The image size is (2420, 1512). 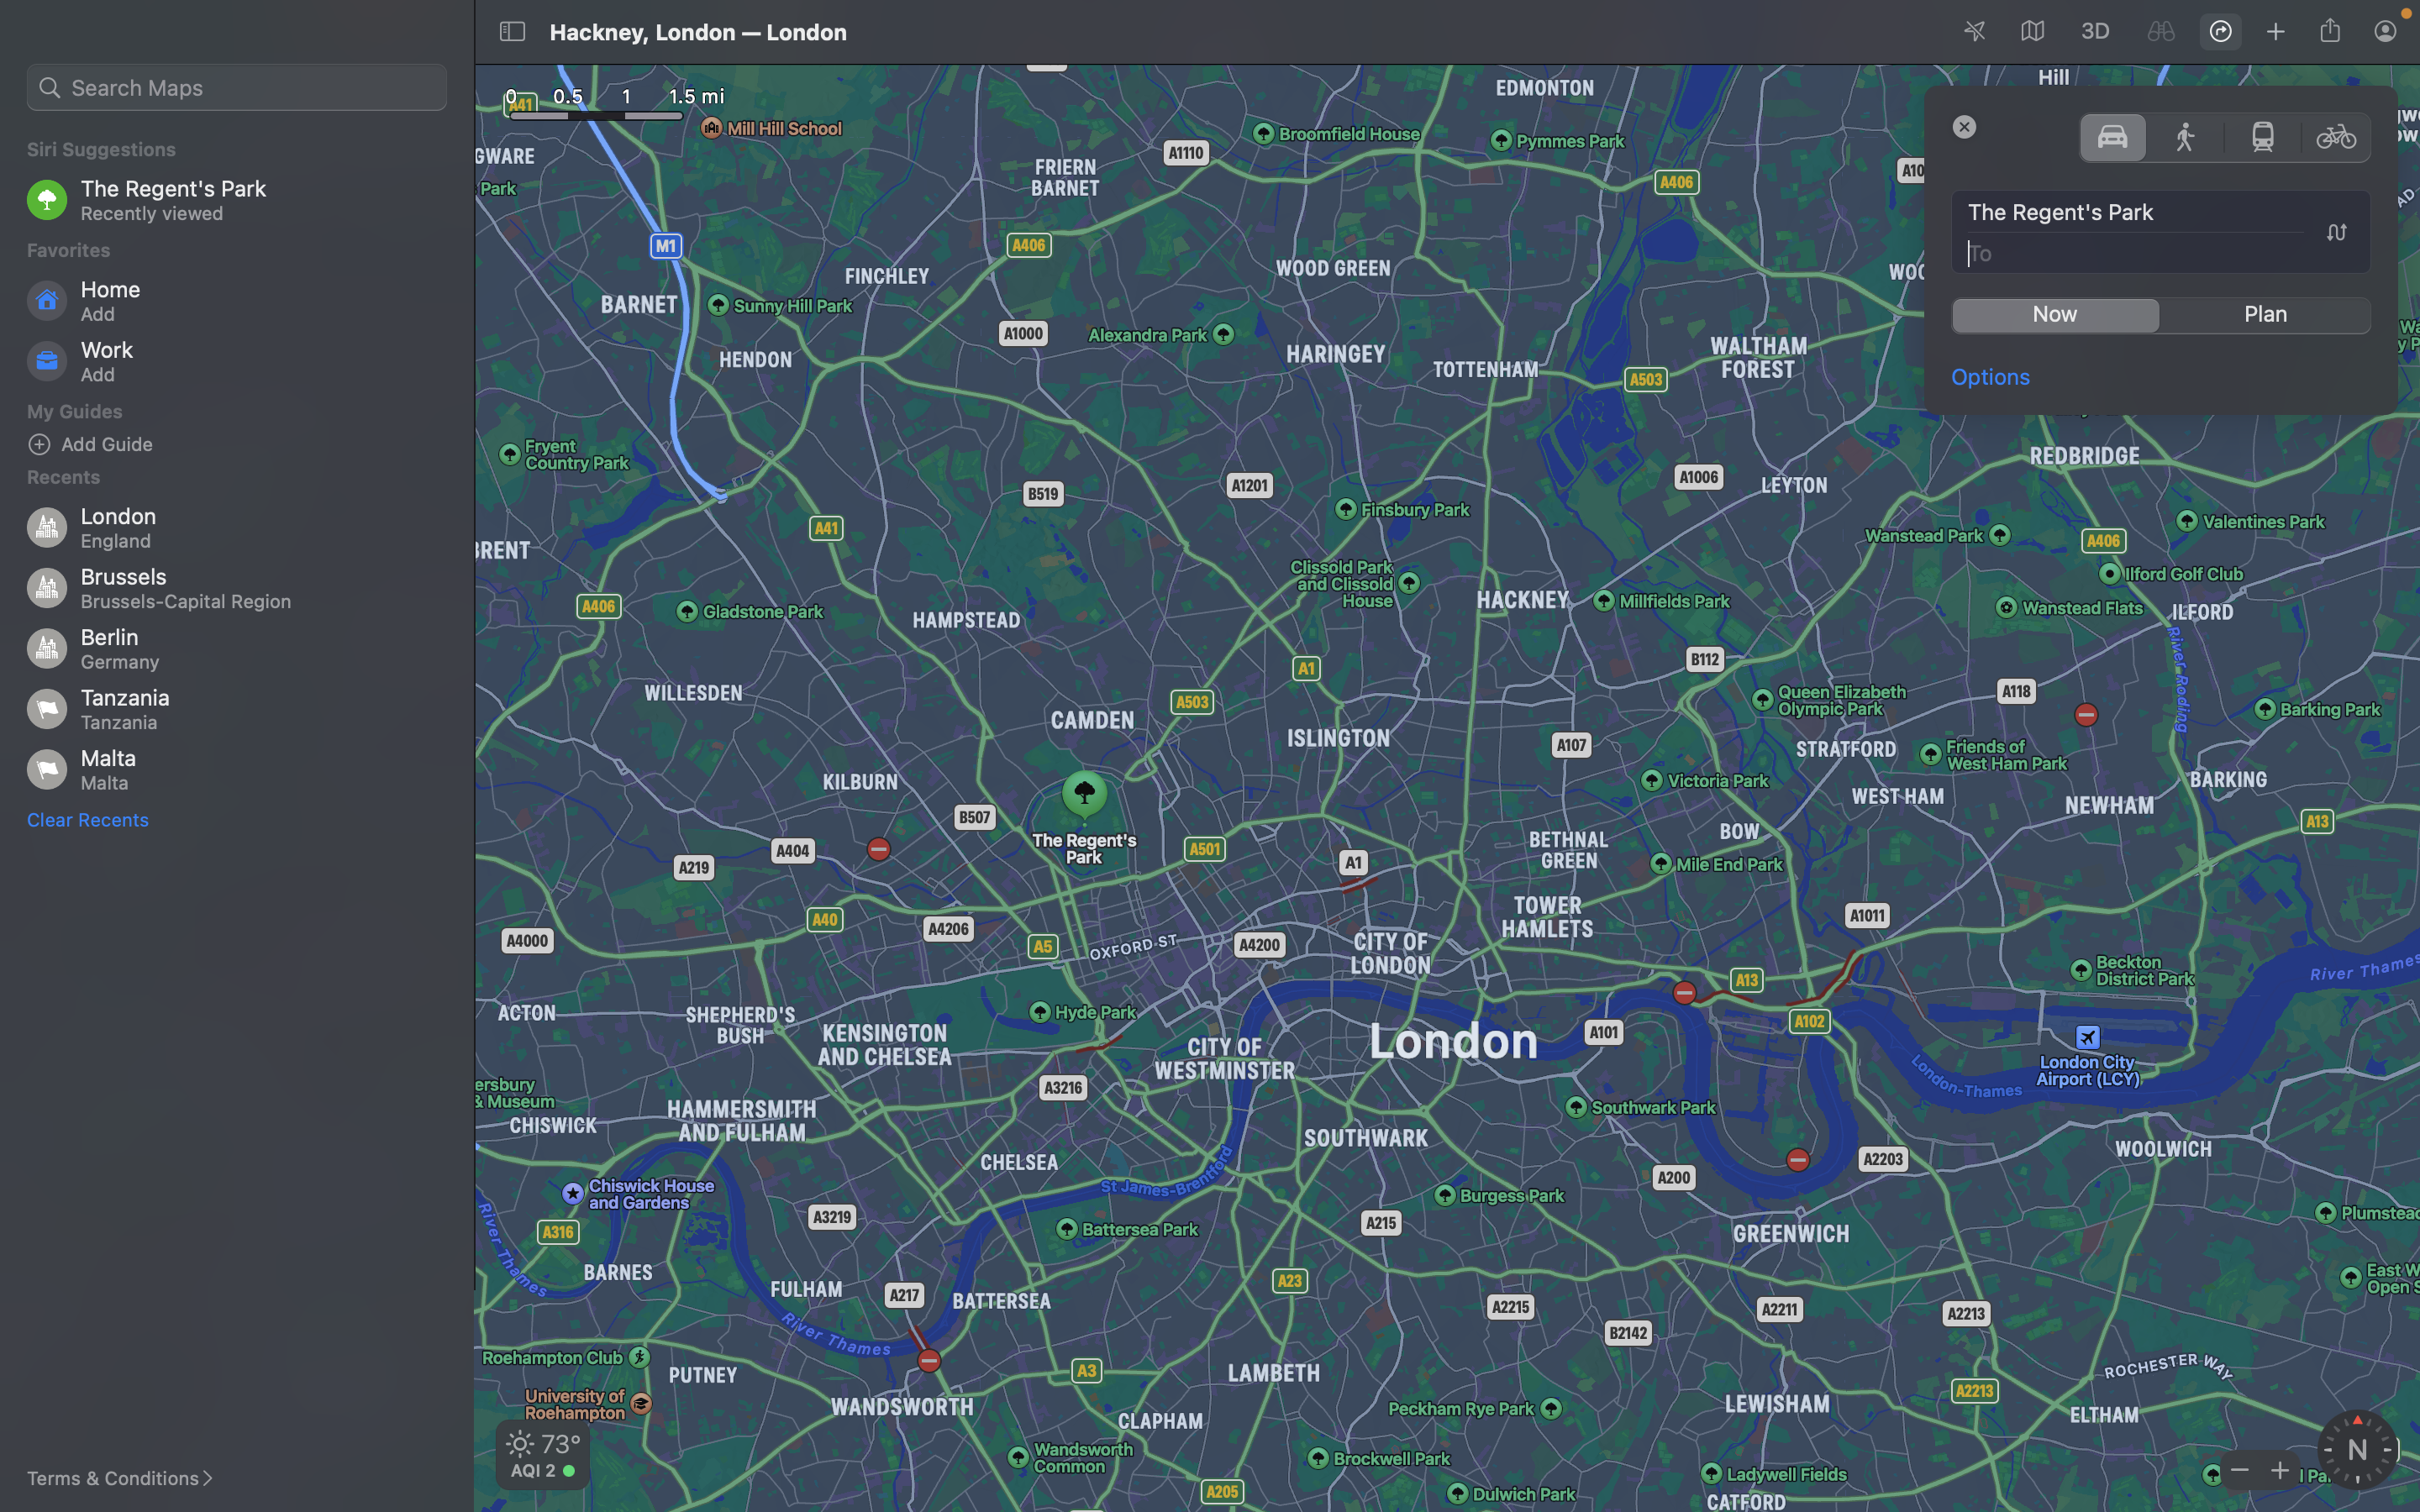 What do you see at coordinates (1965, 125) in the screenshot?
I see `the "close" button to close the current window` at bounding box center [1965, 125].